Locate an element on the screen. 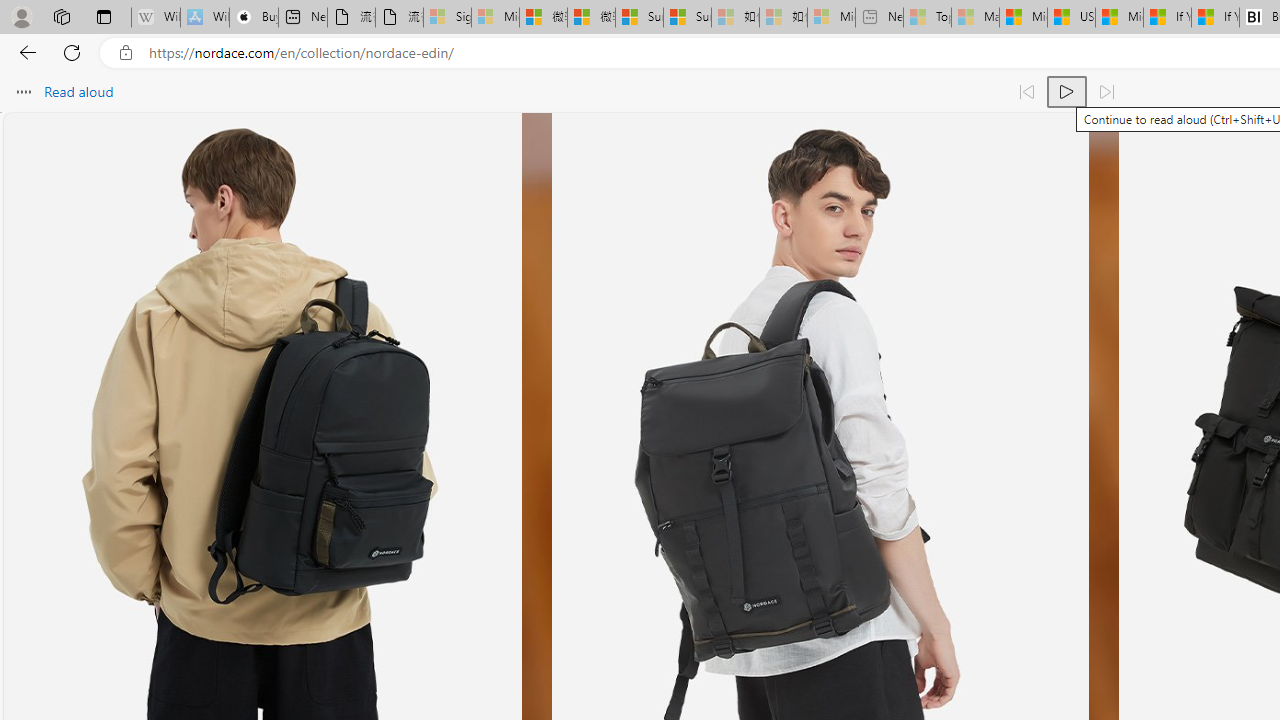 Image resolution: width=1280 pixels, height=720 pixels. 'Marine life - MSN - Sleeping' is located at coordinates (976, 17).